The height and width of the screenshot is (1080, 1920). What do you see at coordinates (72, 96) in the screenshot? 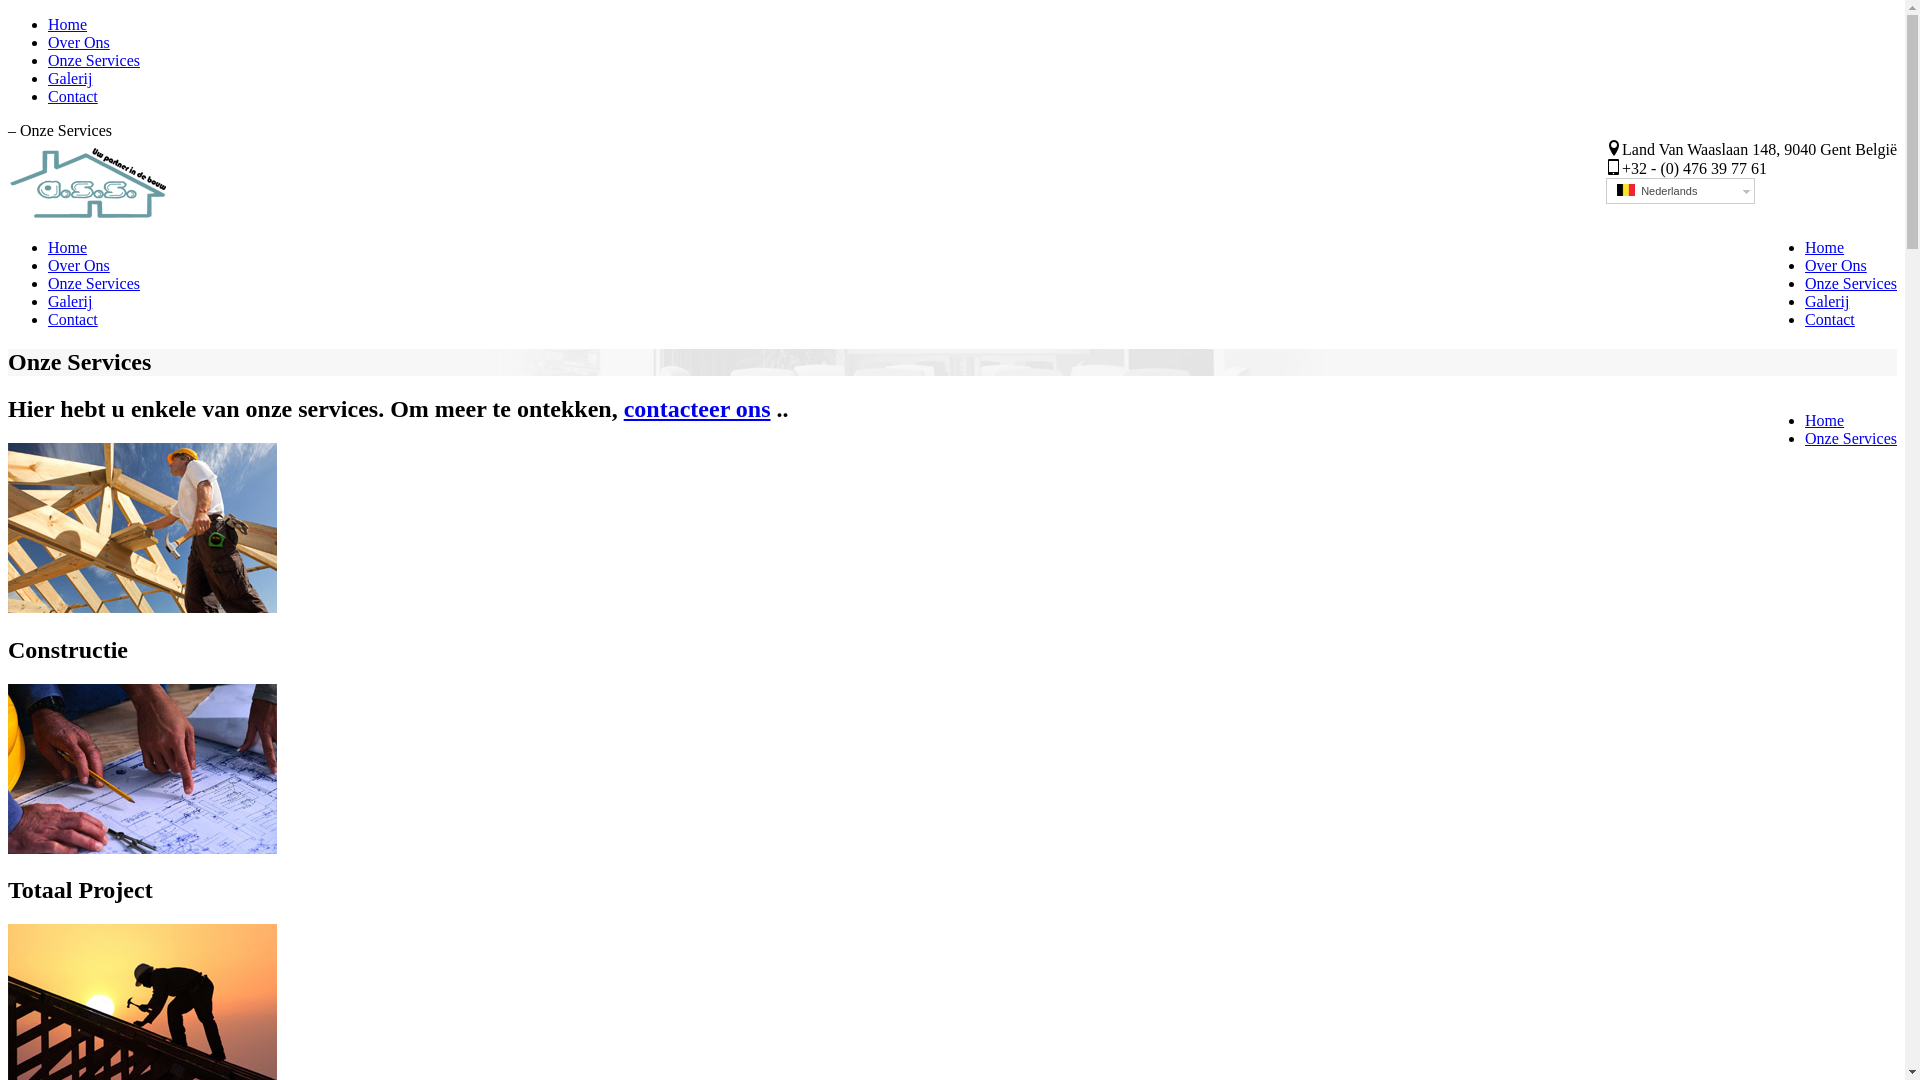
I see `'Contact'` at bounding box center [72, 96].